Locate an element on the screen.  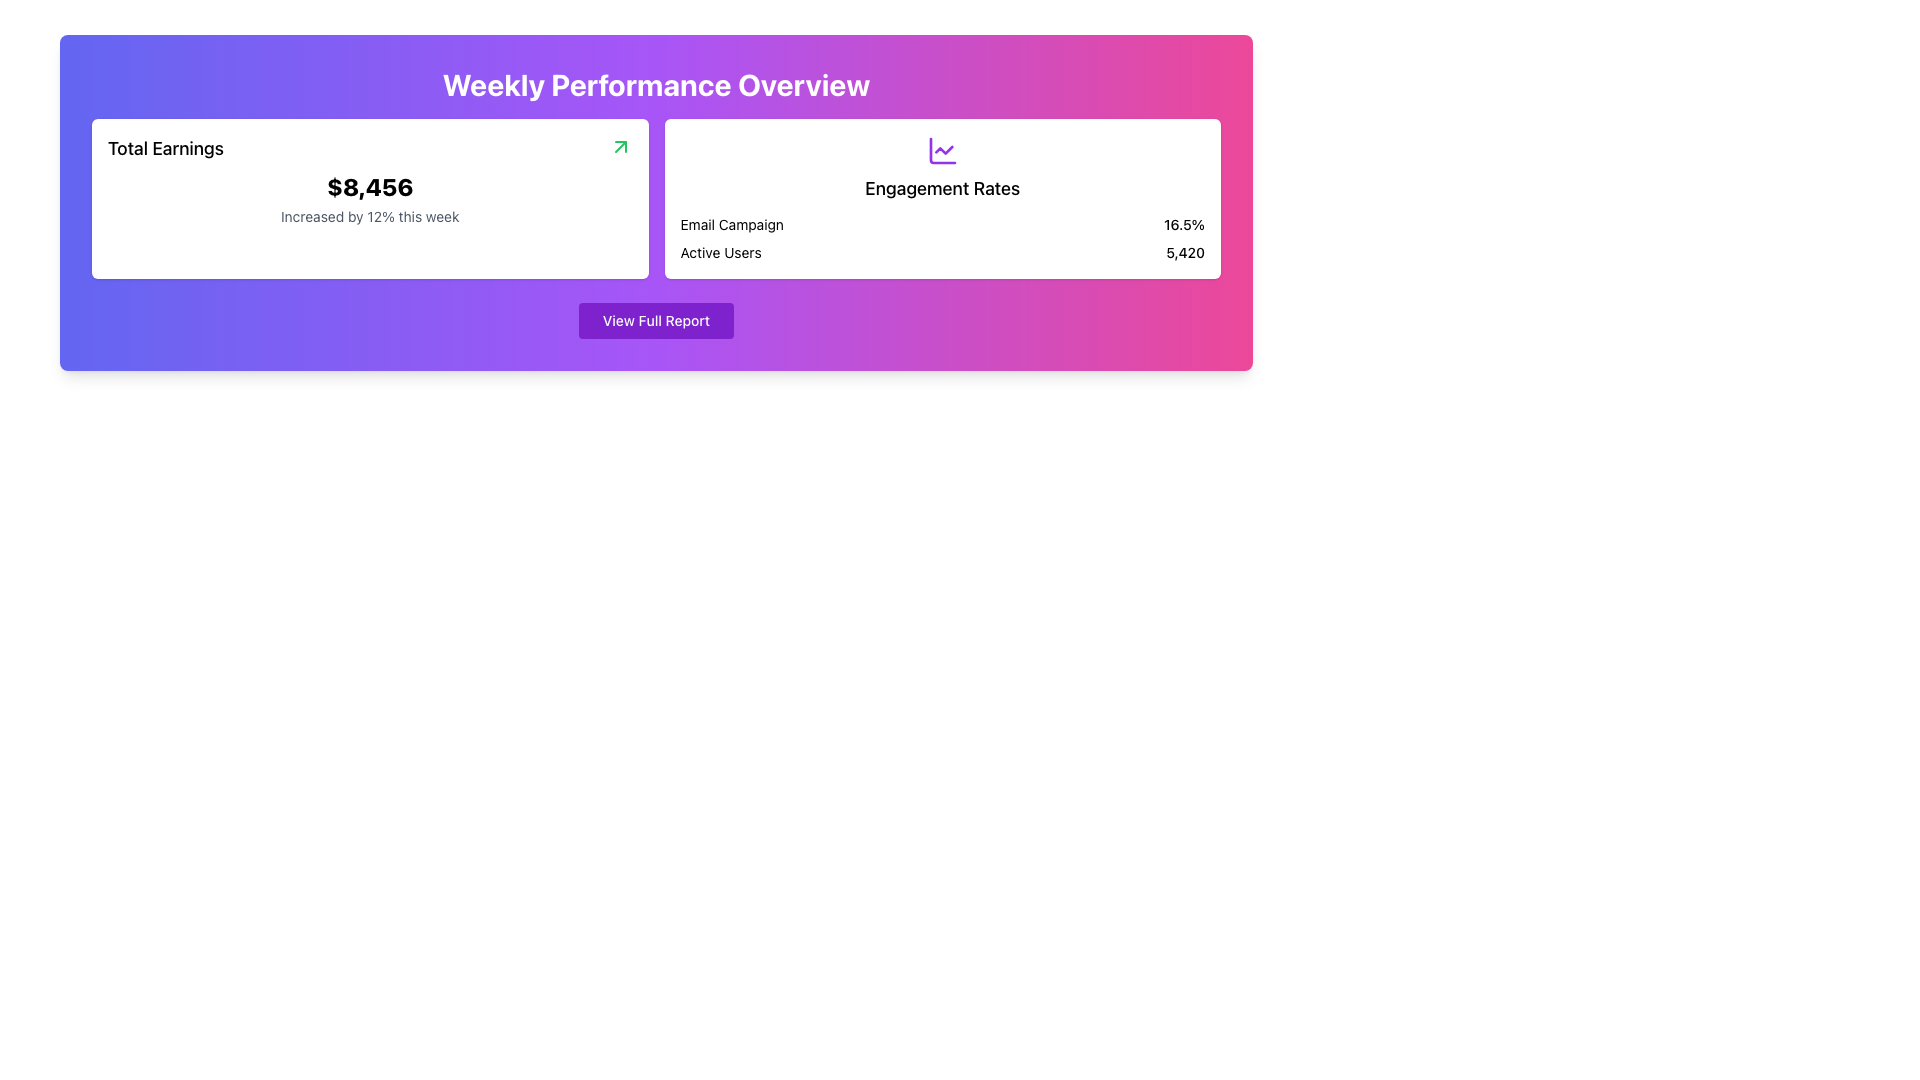
text from the 'Active Users' label, which is styled in a standard sans-serif font and located above the numeric data '5,420' in the 'Engagement Rates' area is located at coordinates (720, 252).